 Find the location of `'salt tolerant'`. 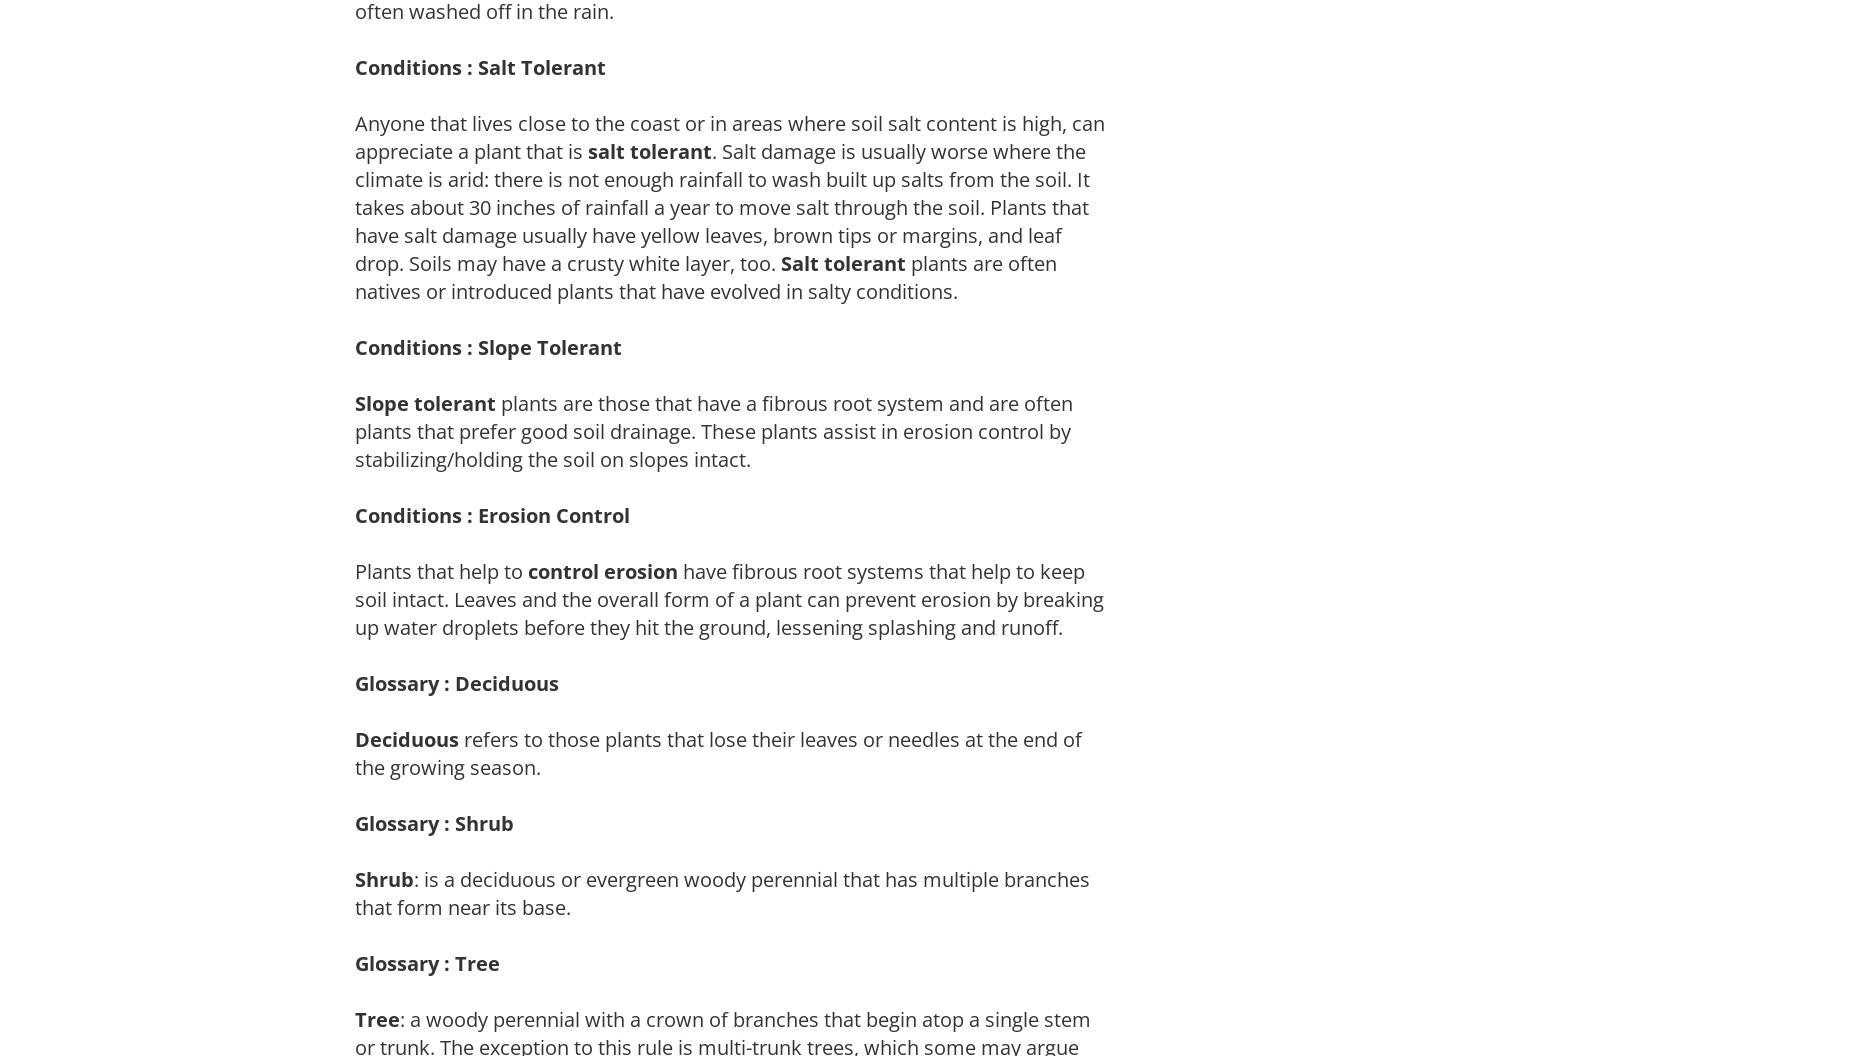

'salt tolerant' is located at coordinates (650, 150).